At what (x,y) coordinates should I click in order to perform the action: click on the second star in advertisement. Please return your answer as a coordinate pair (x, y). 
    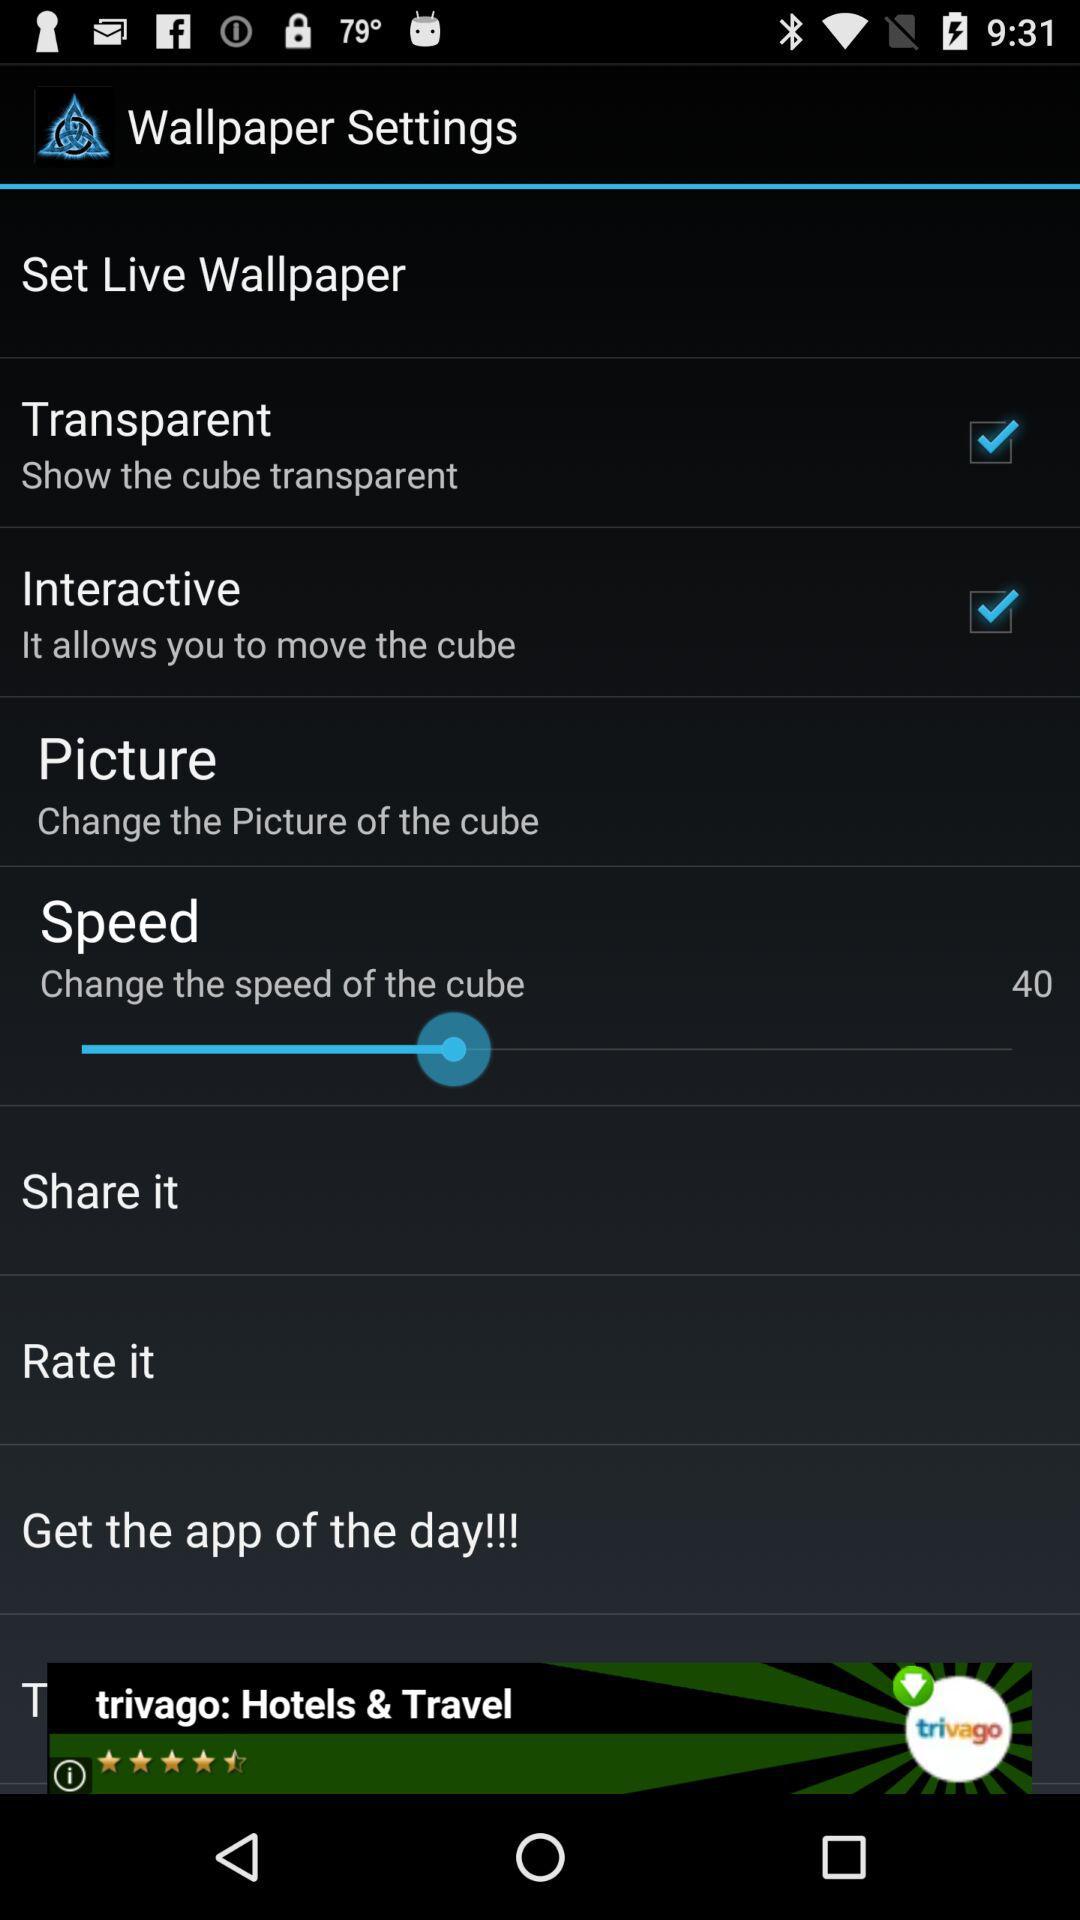
    Looking at the image, I should click on (141, 1775).